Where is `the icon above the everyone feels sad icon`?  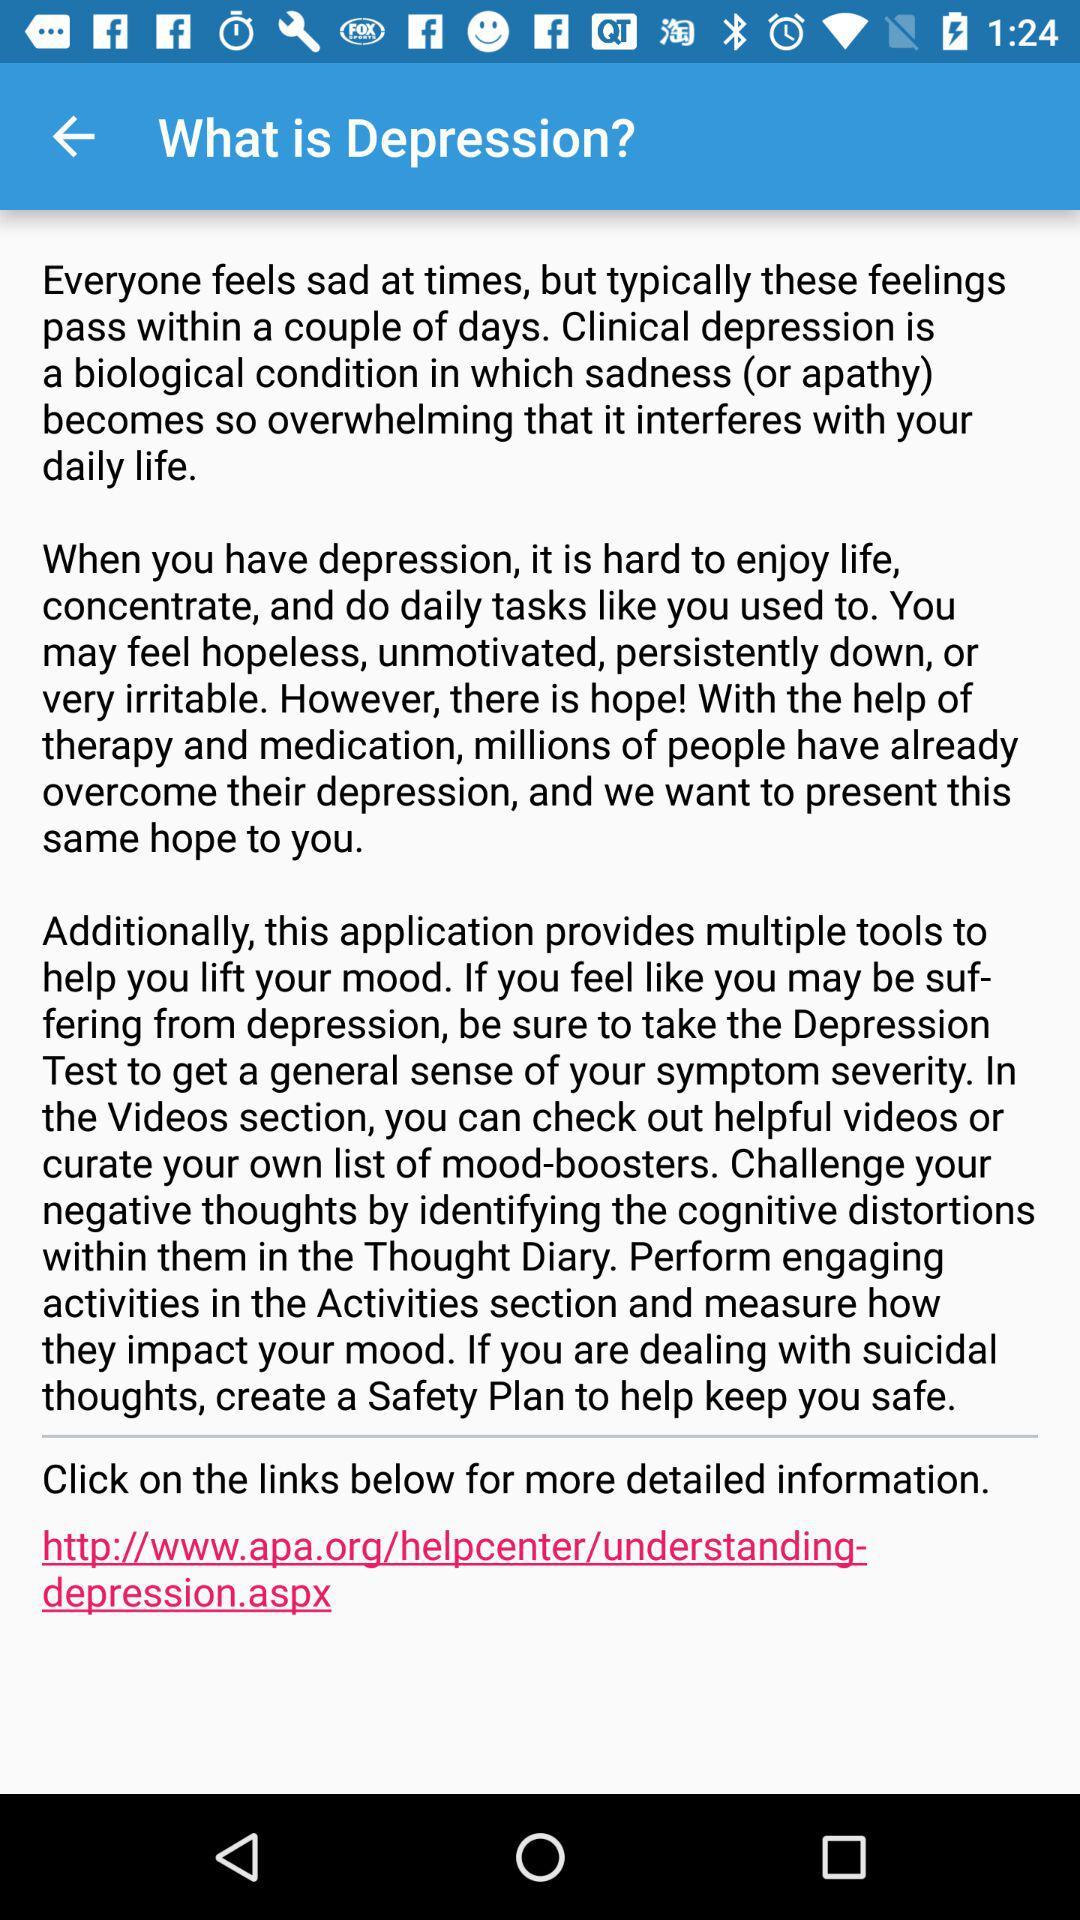 the icon above the everyone feels sad icon is located at coordinates (72, 135).